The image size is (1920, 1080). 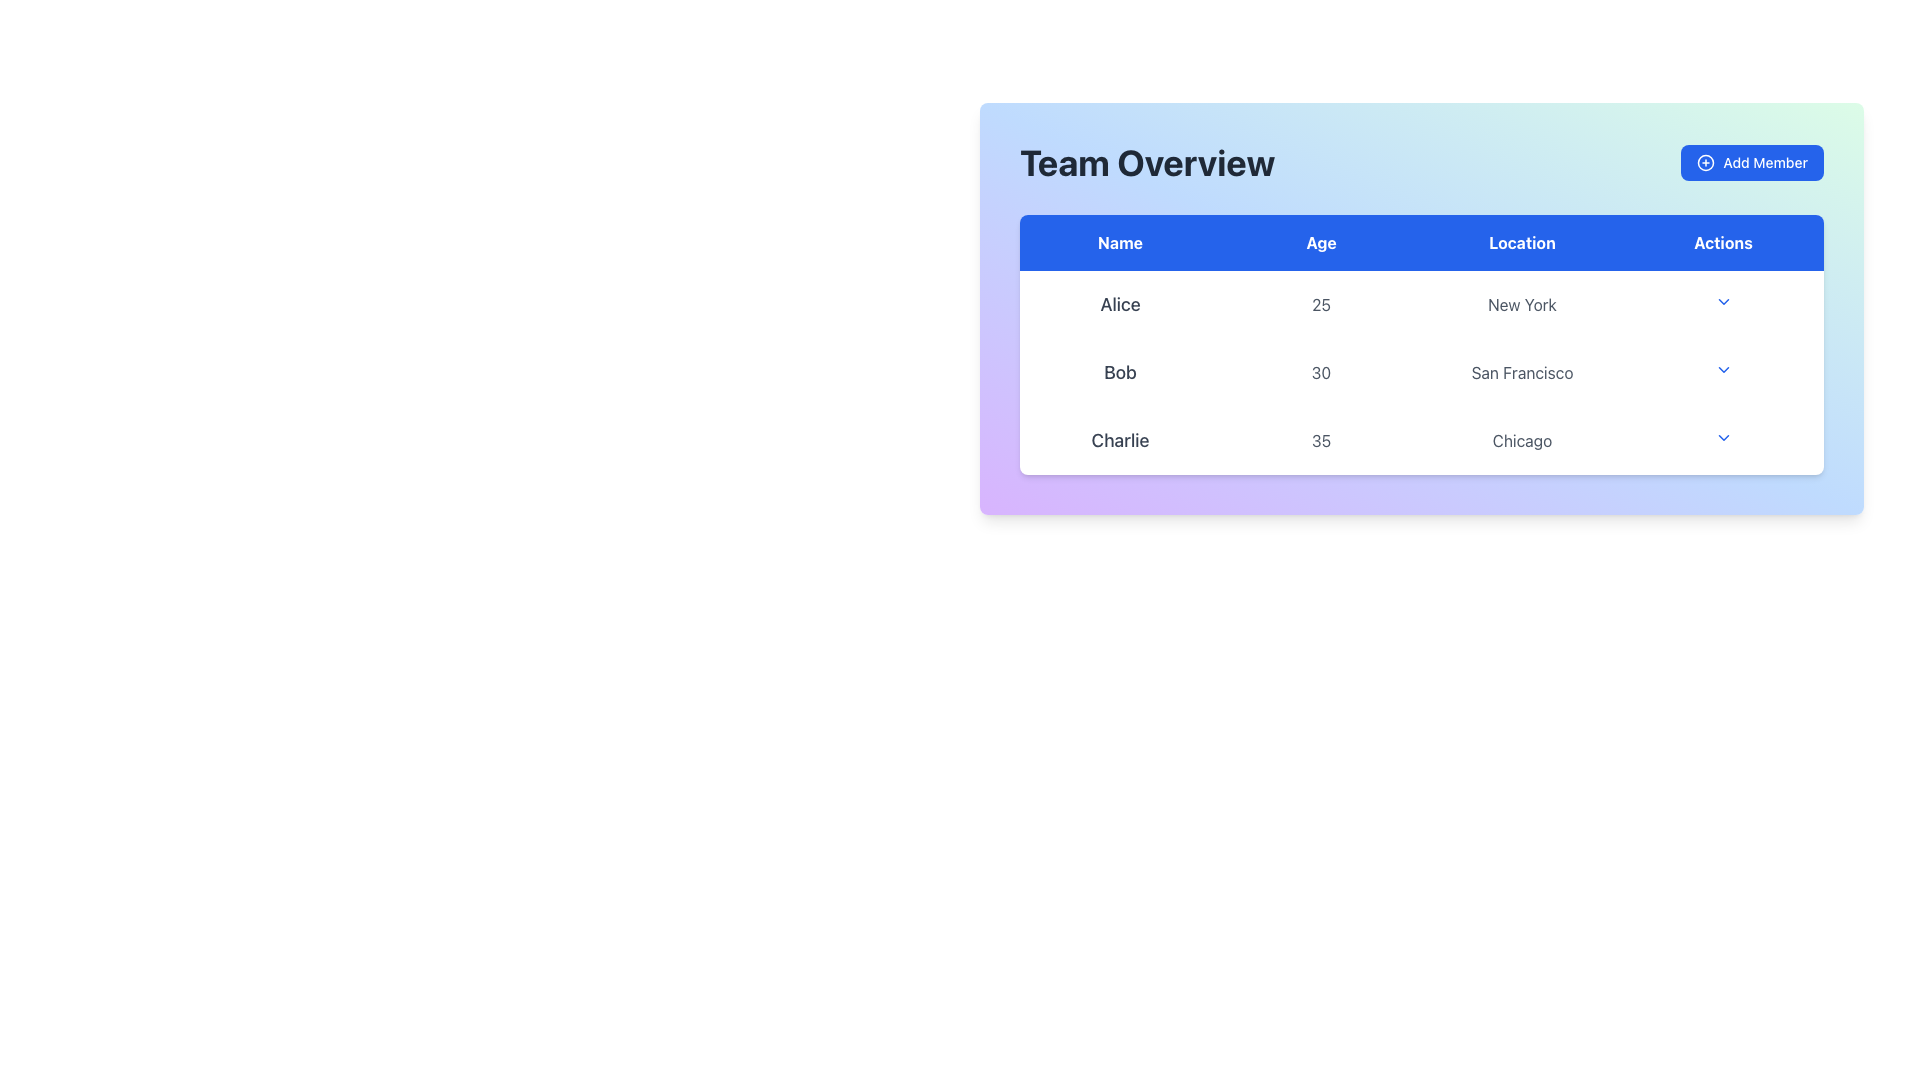 What do you see at coordinates (1321, 242) in the screenshot?
I see `the 'Age' label in the header row of the table, which is the second column between 'Name' and 'Location'` at bounding box center [1321, 242].